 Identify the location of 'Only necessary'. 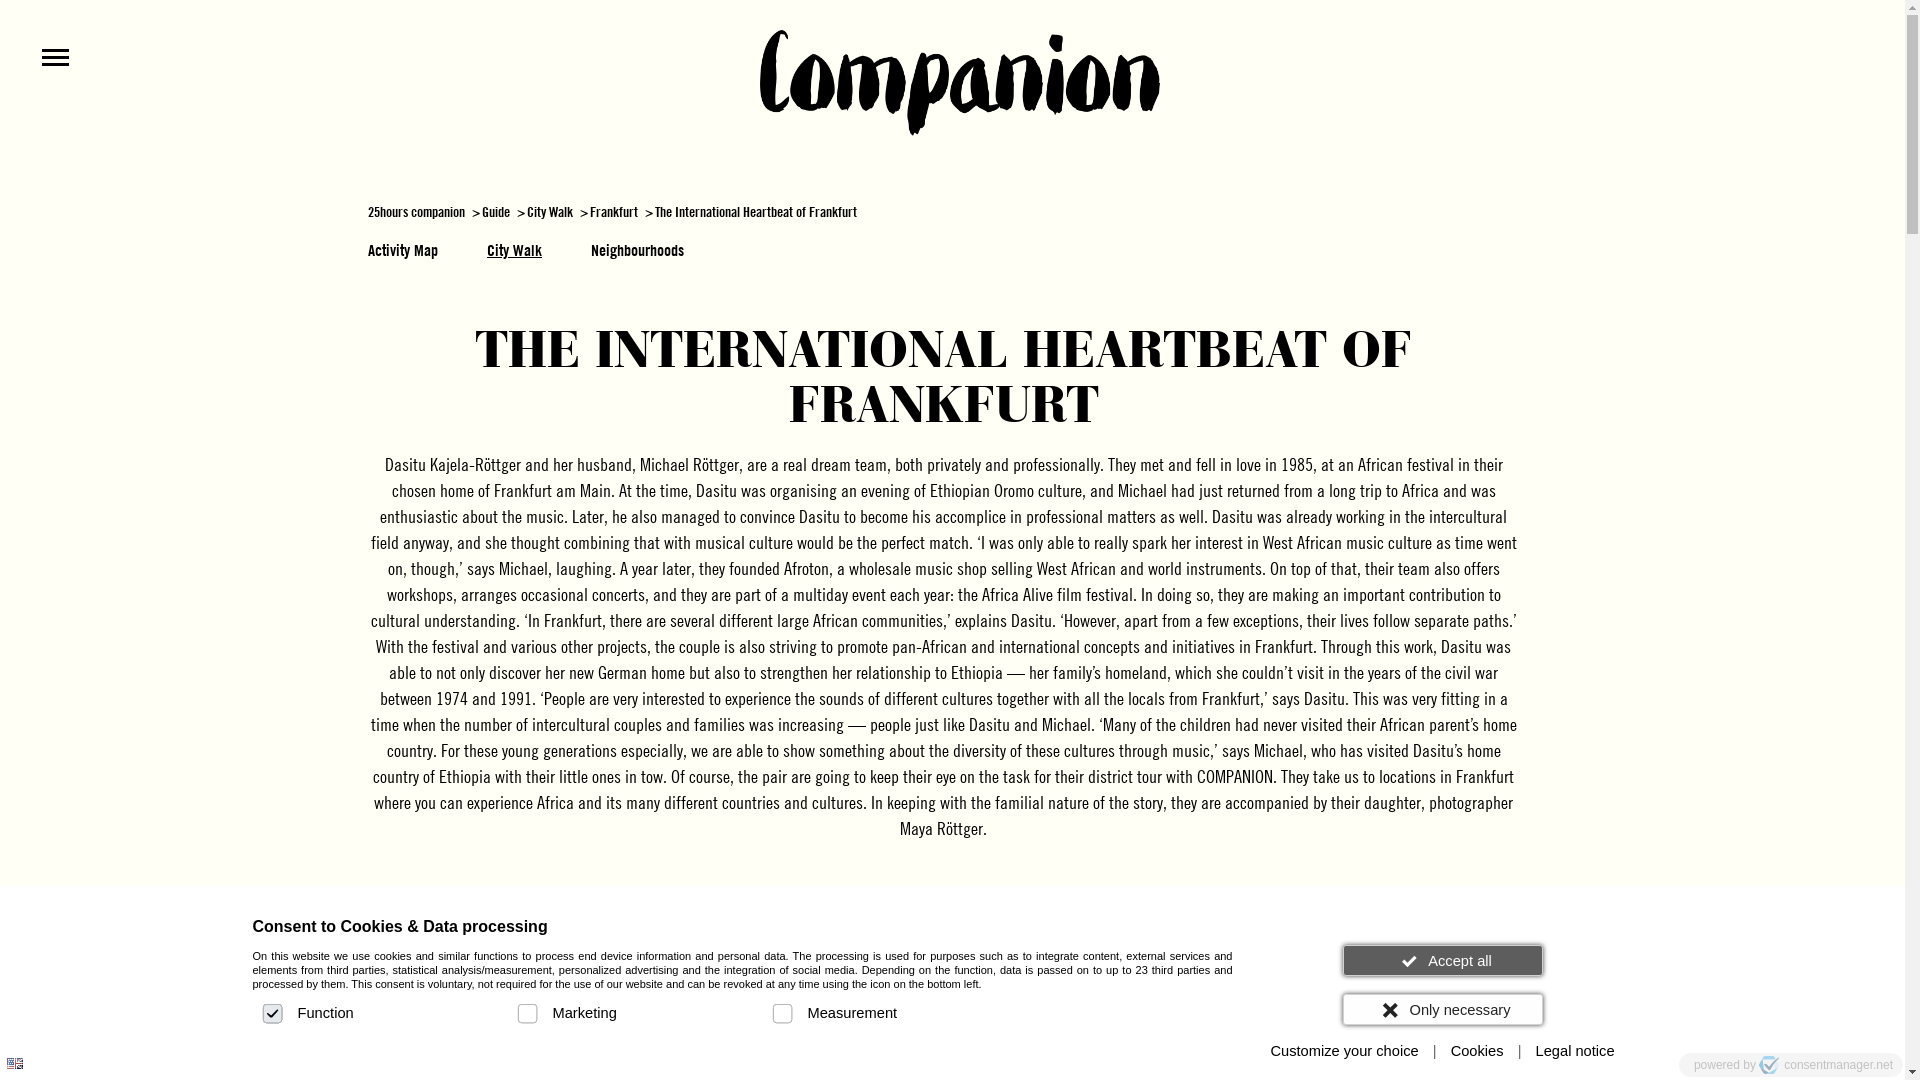
(1441, 1009).